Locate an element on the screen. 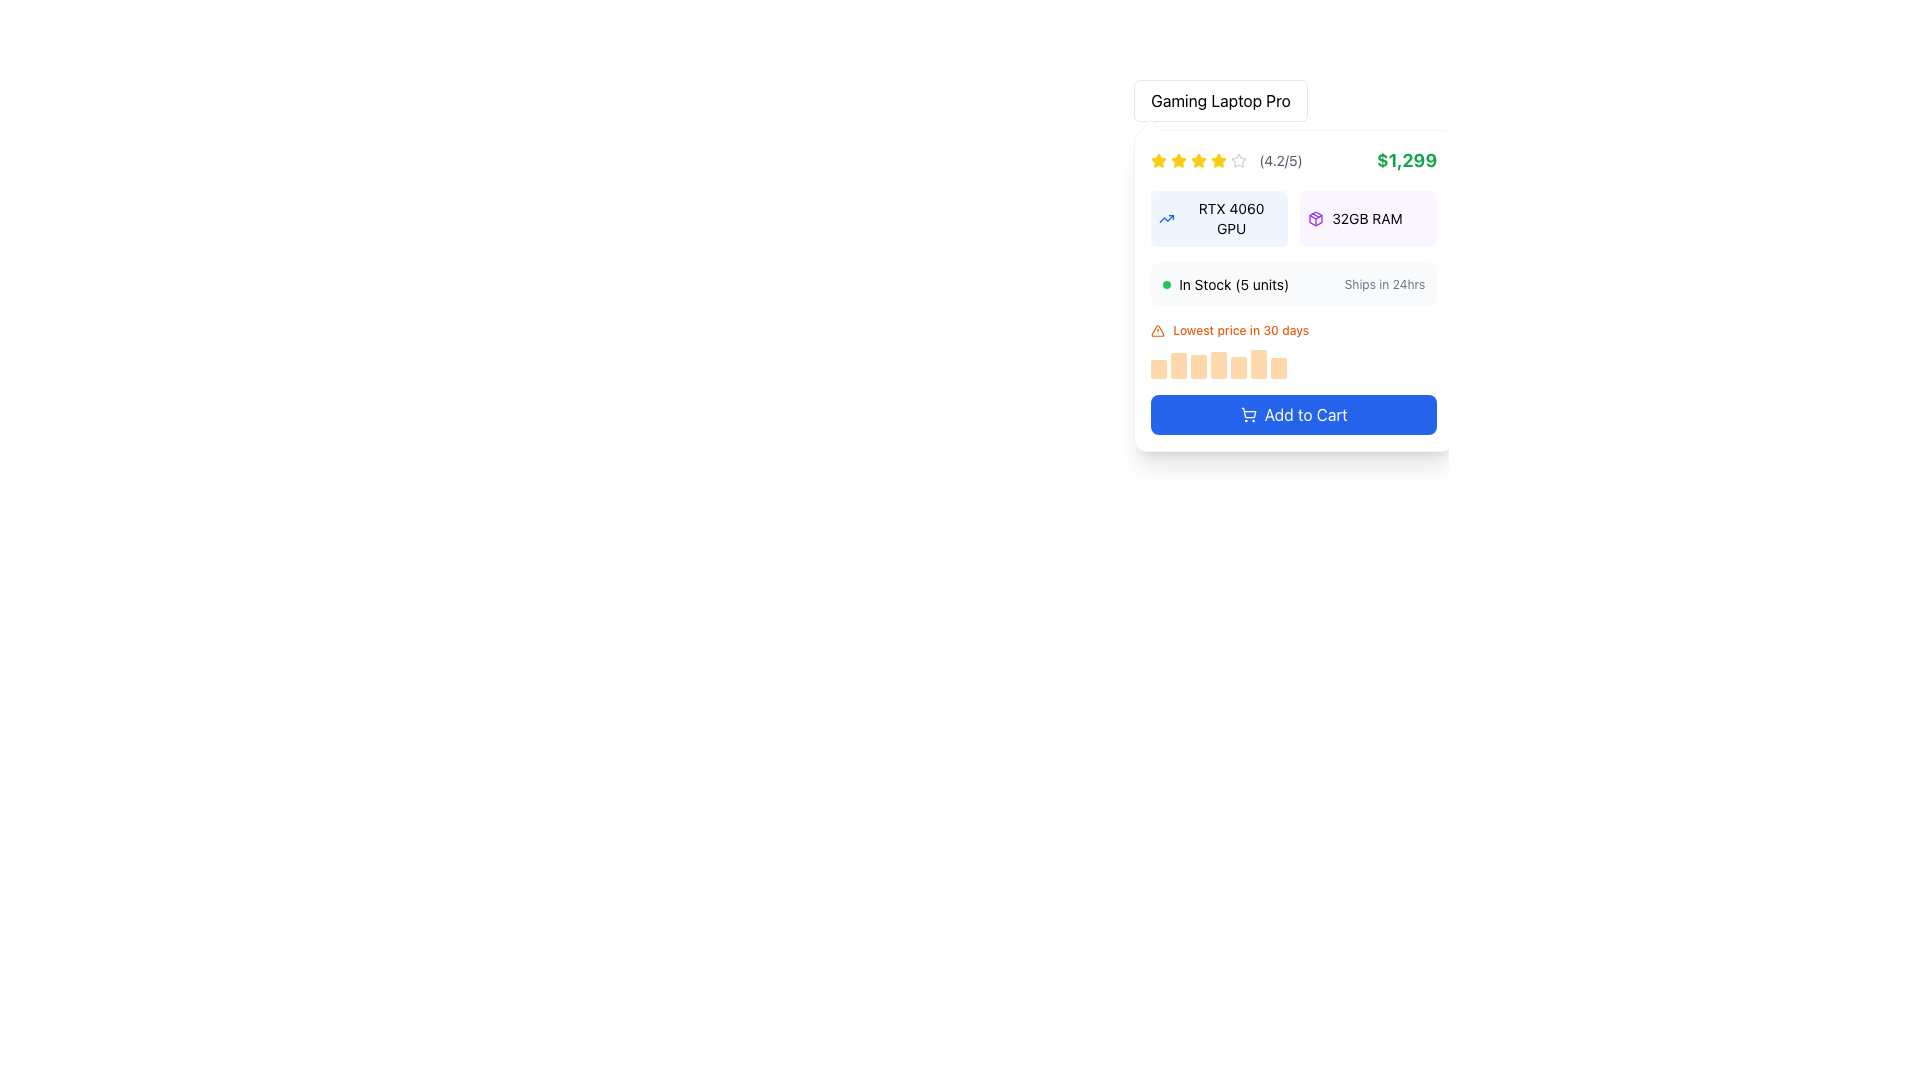 This screenshot has width=1920, height=1080. the seventh and last bar in the horizontal sequence of bars representing values in a chart, located under the low prices label in the product information panel is located at coordinates (1278, 368).